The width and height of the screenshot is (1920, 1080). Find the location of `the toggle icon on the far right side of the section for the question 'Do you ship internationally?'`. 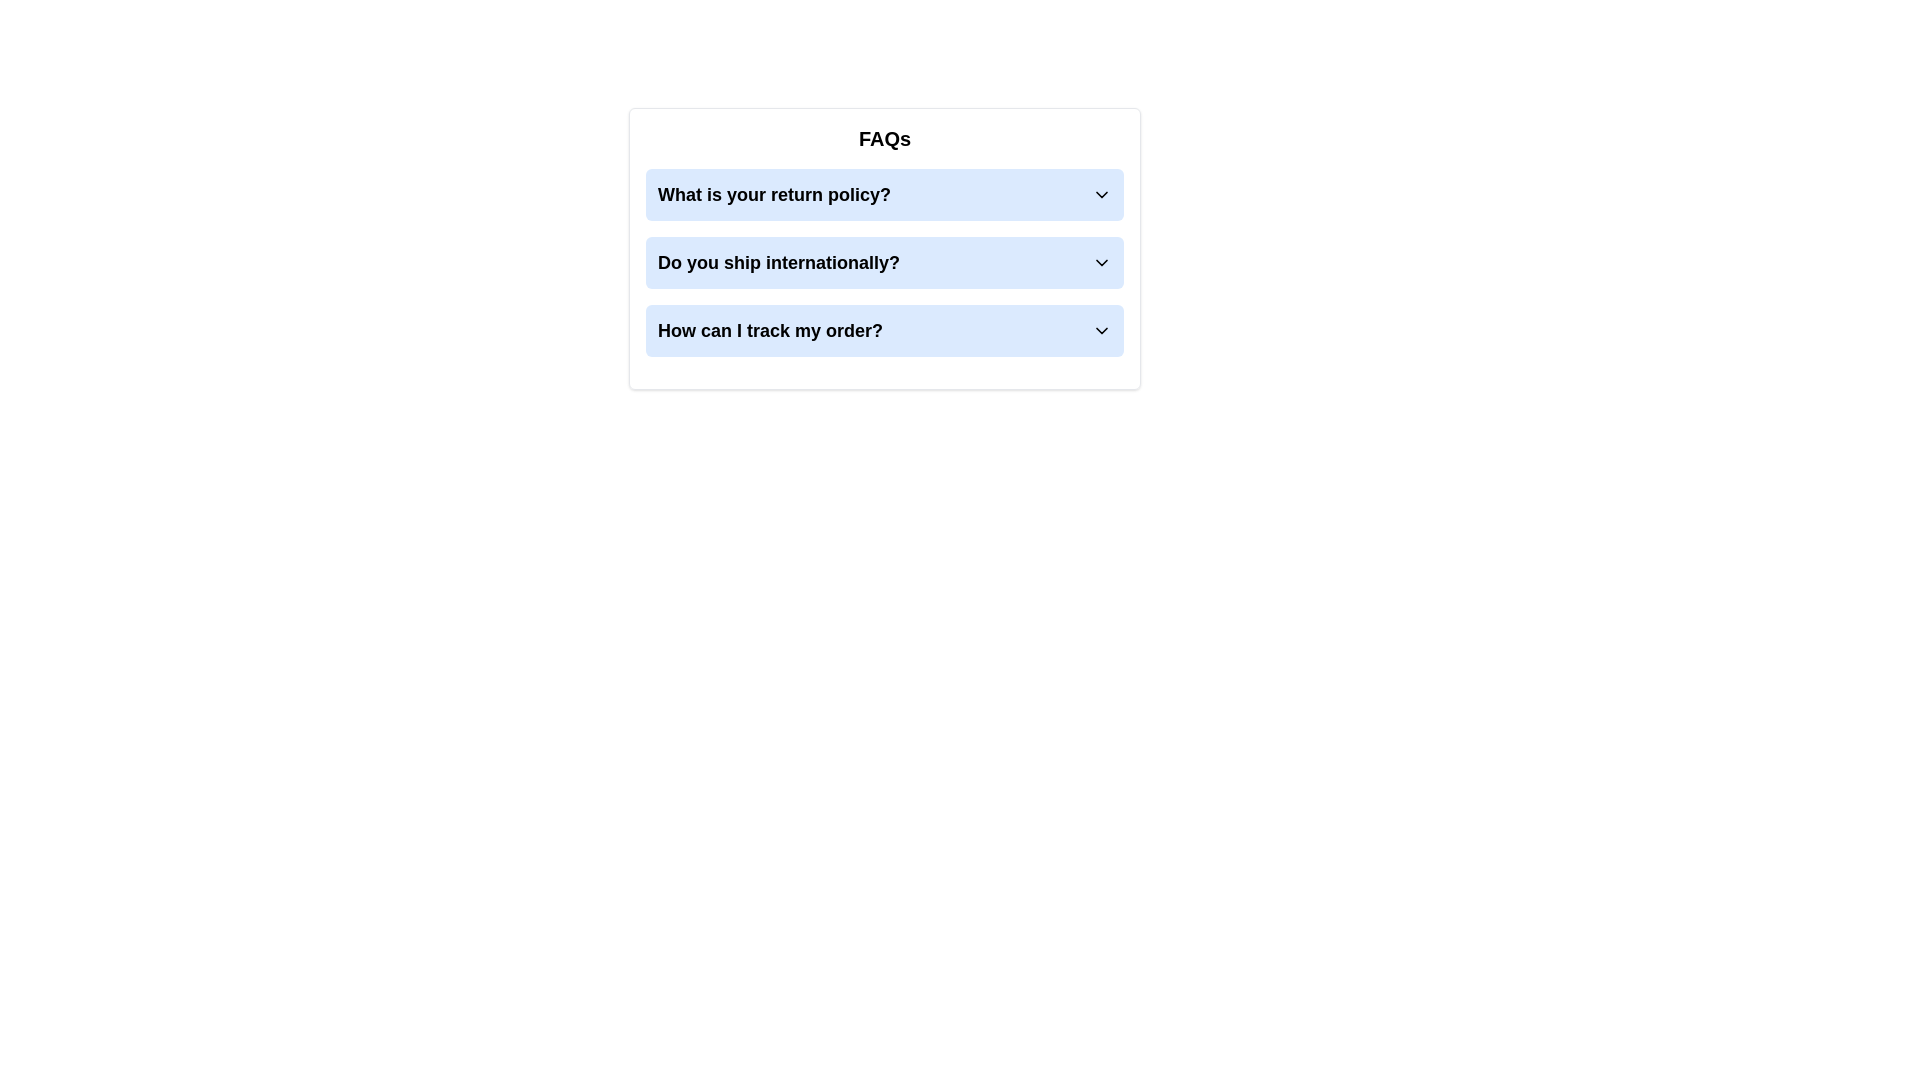

the toggle icon on the far right side of the section for the question 'Do you ship internationally?' is located at coordinates (1101, 261).